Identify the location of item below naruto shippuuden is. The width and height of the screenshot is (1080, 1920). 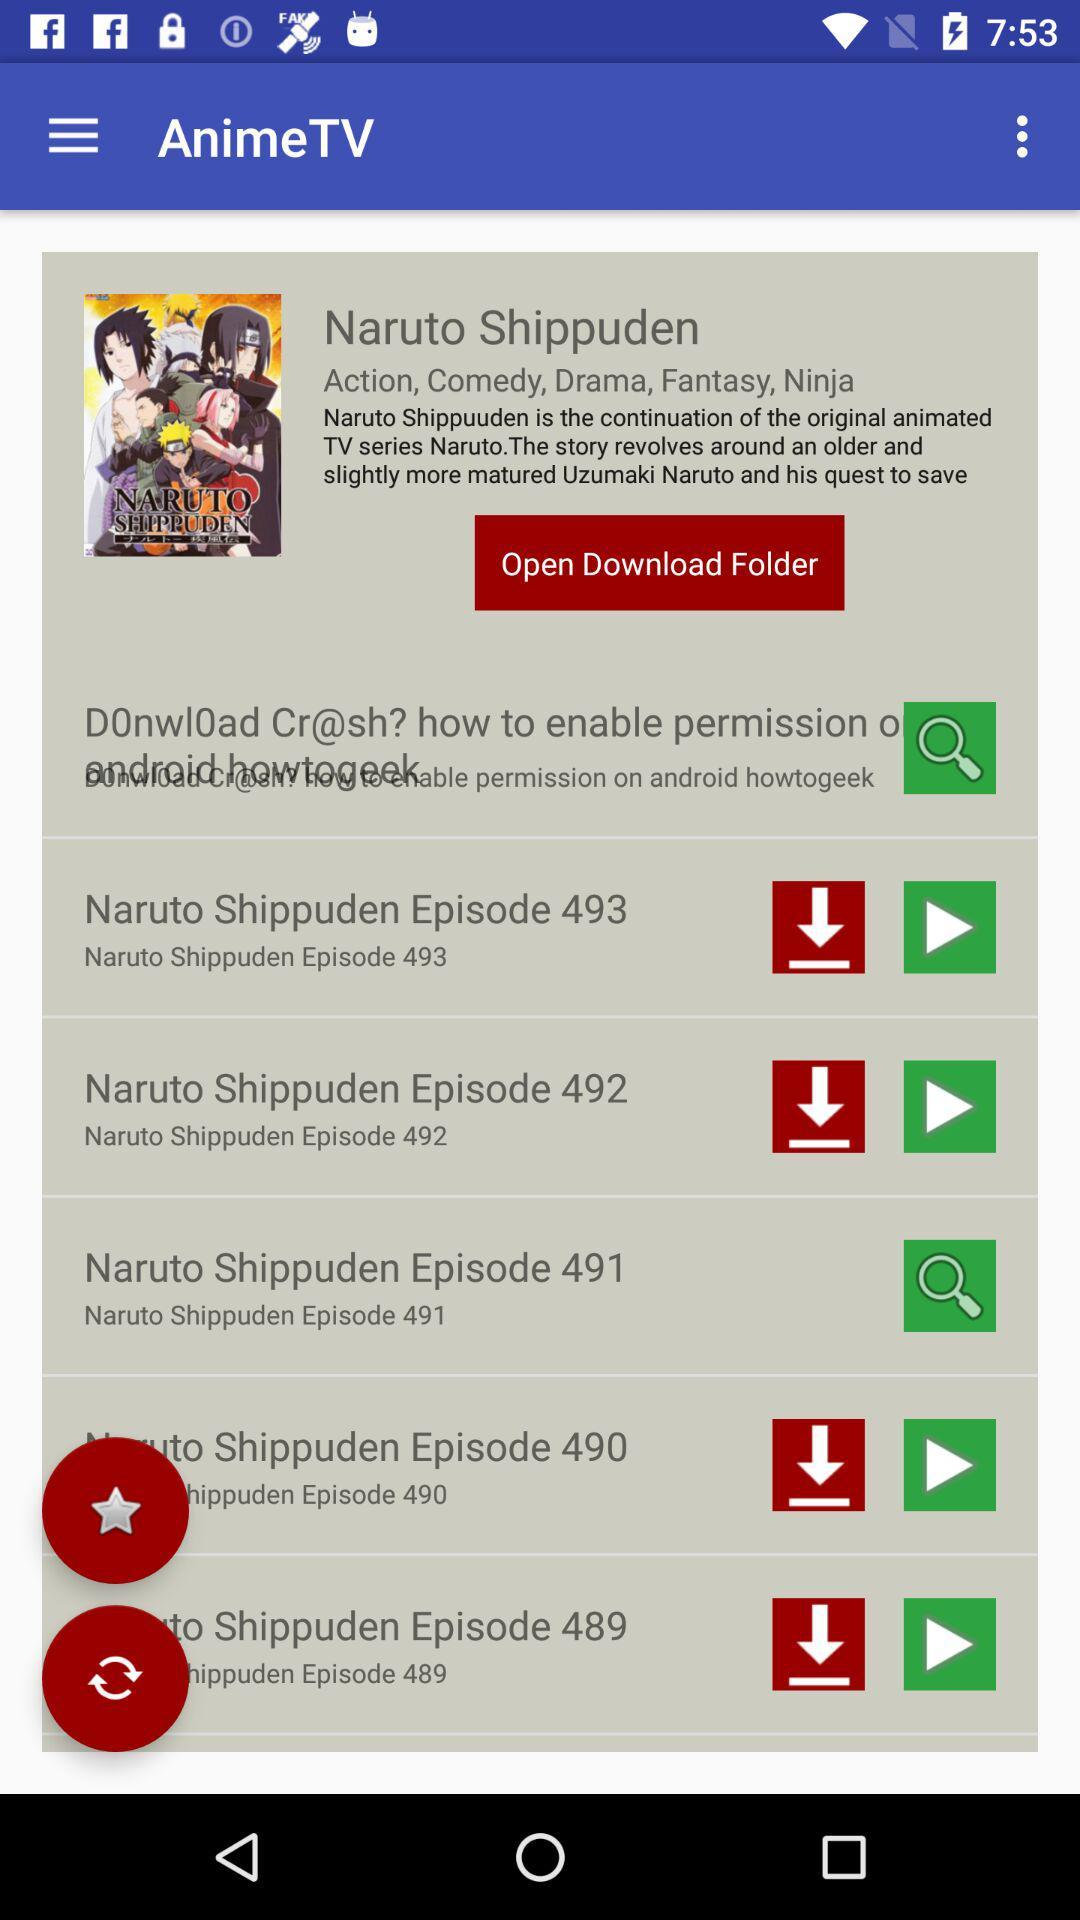
(659, 561).